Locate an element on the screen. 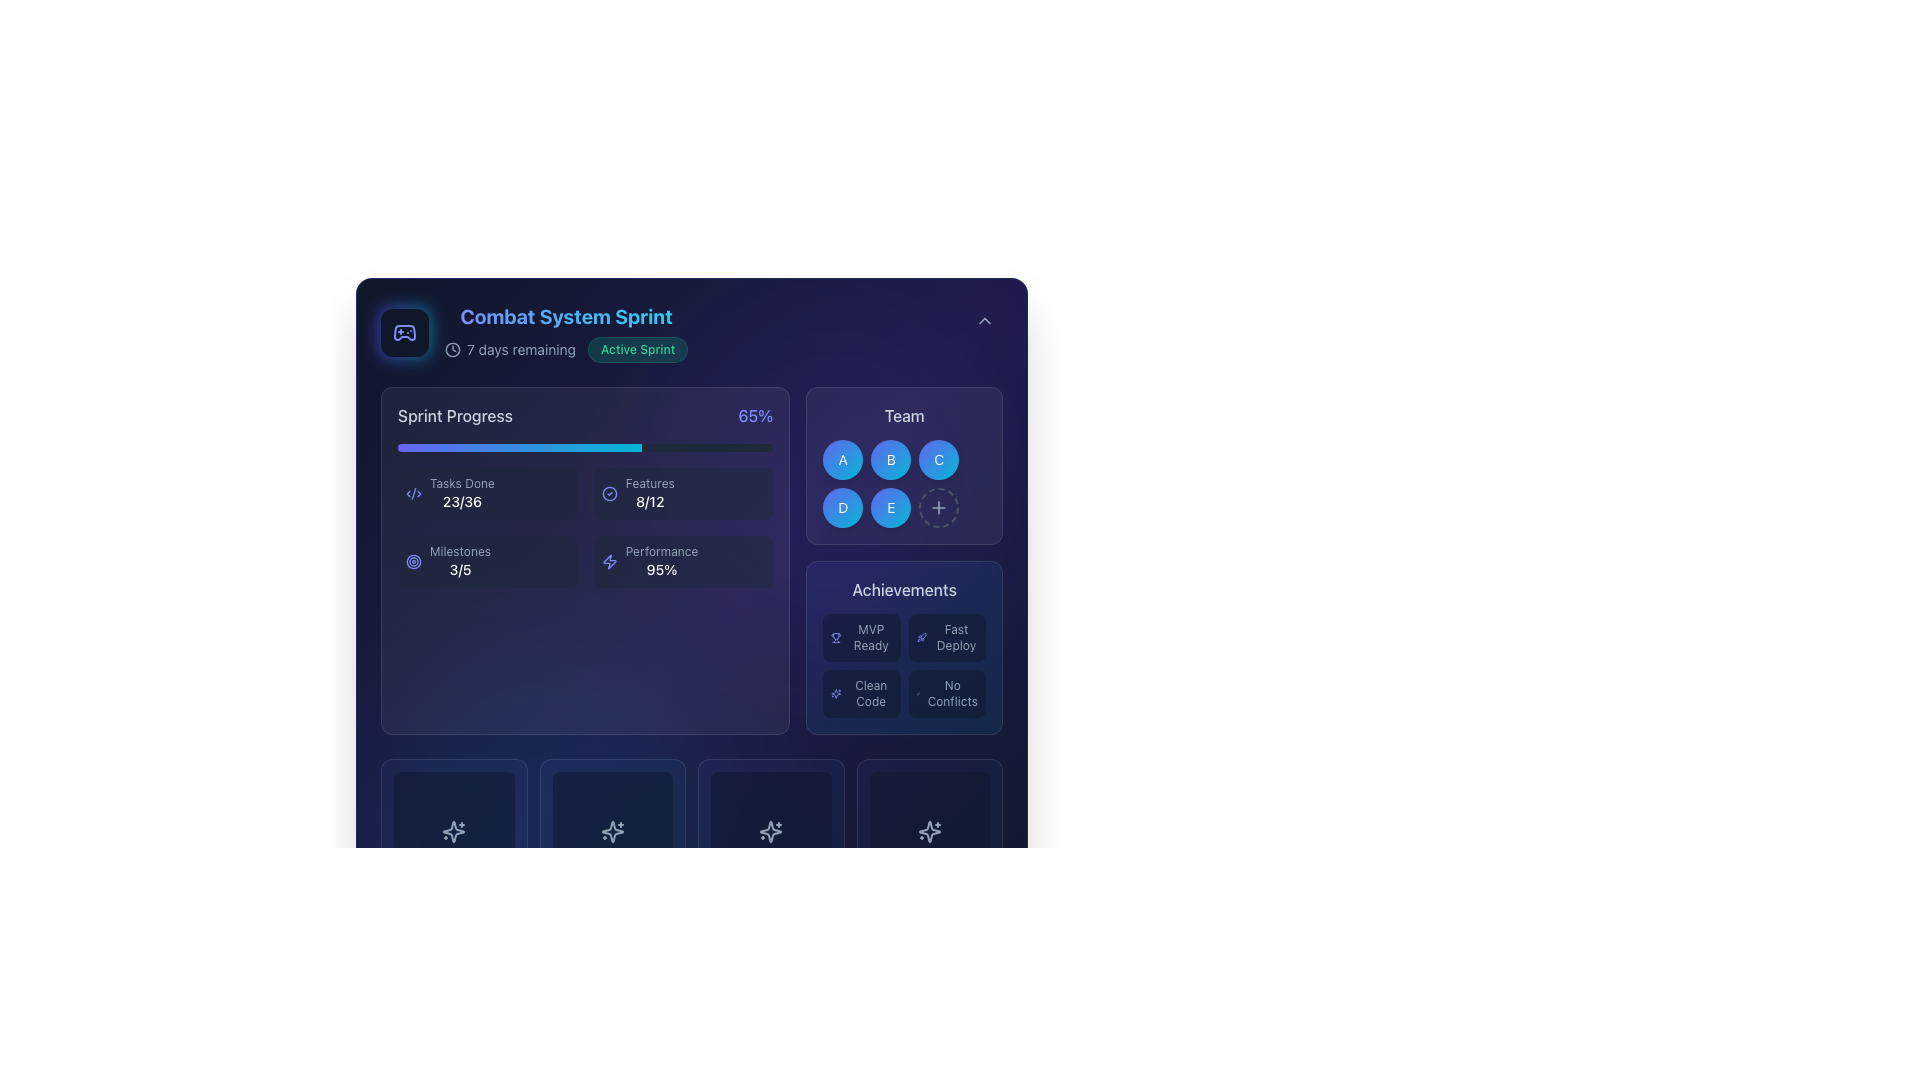  the energy-related icon located in the lower-left corner of the dark interface is located at coordinates (608, 562).